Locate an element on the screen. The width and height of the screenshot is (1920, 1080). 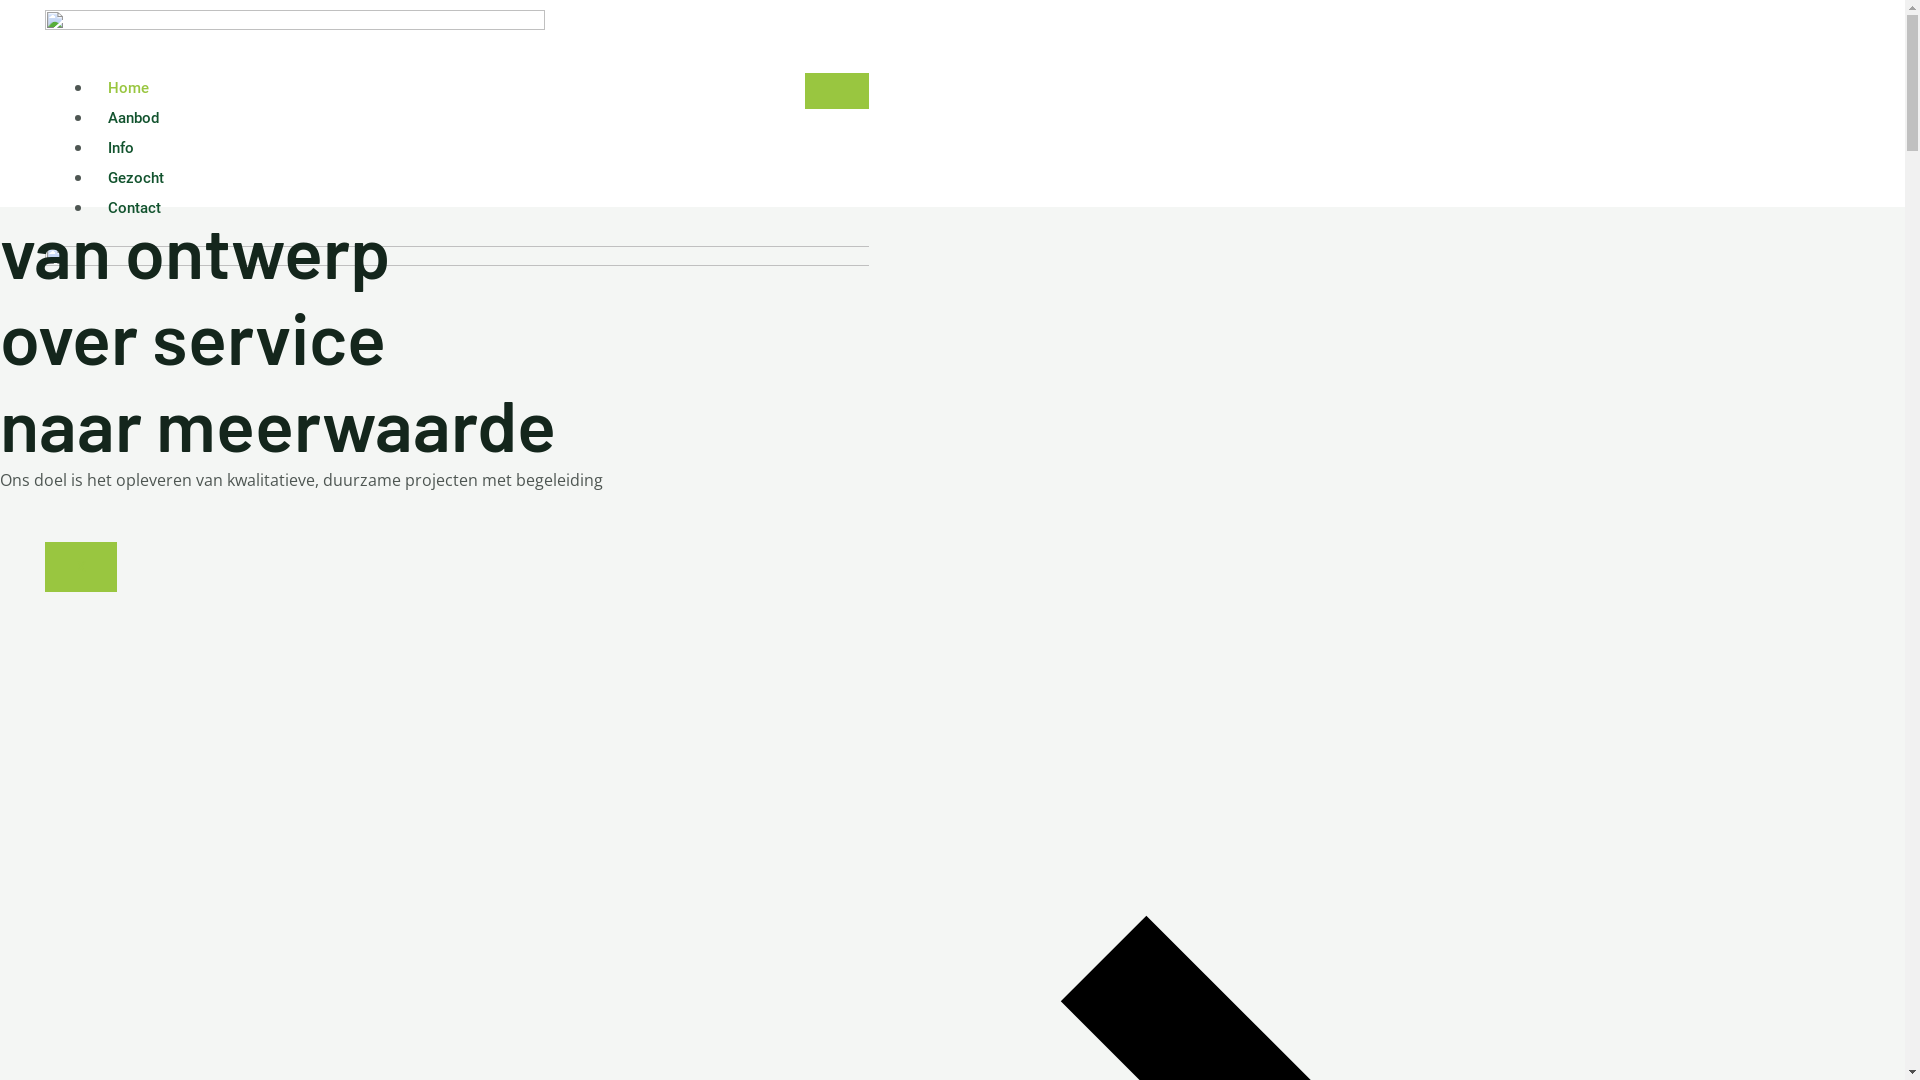
'Home' is located at coordinates (127, 87).